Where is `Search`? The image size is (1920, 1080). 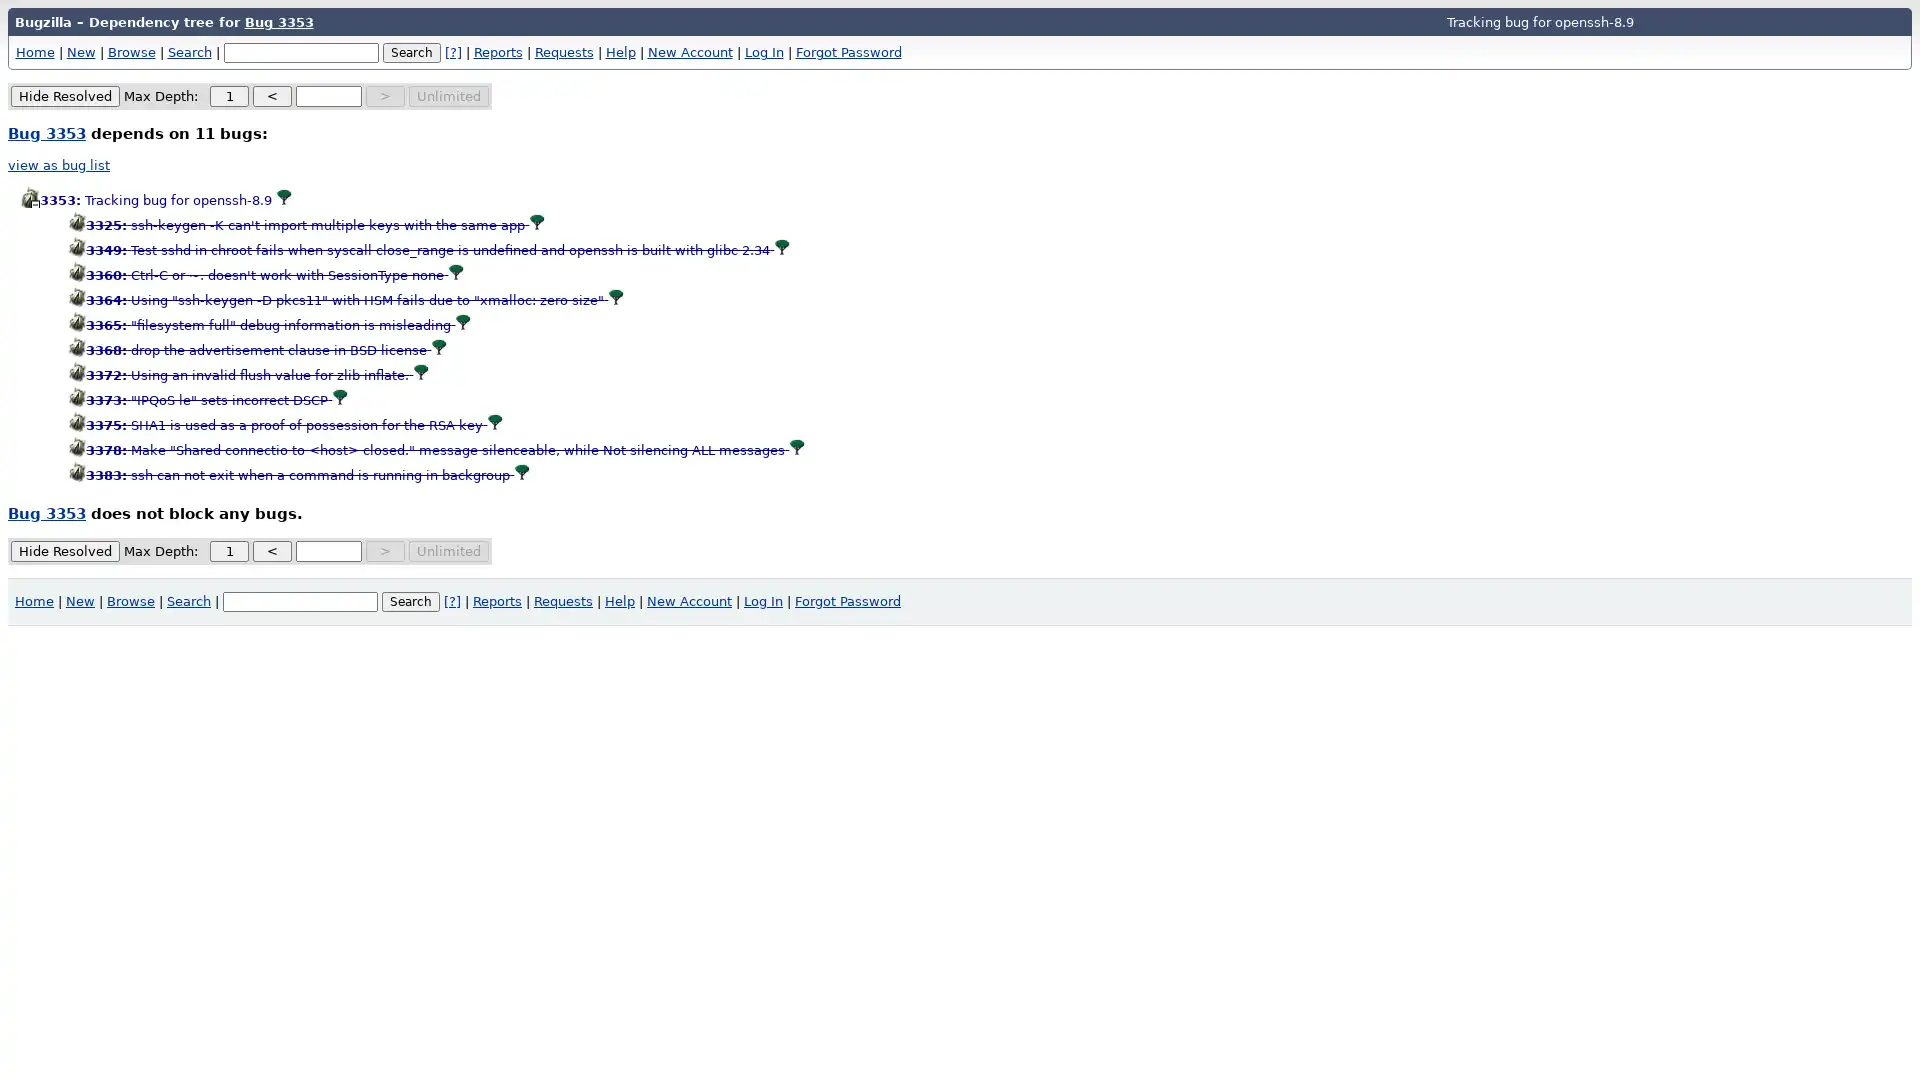 Search is located at coordinates (410, 50).